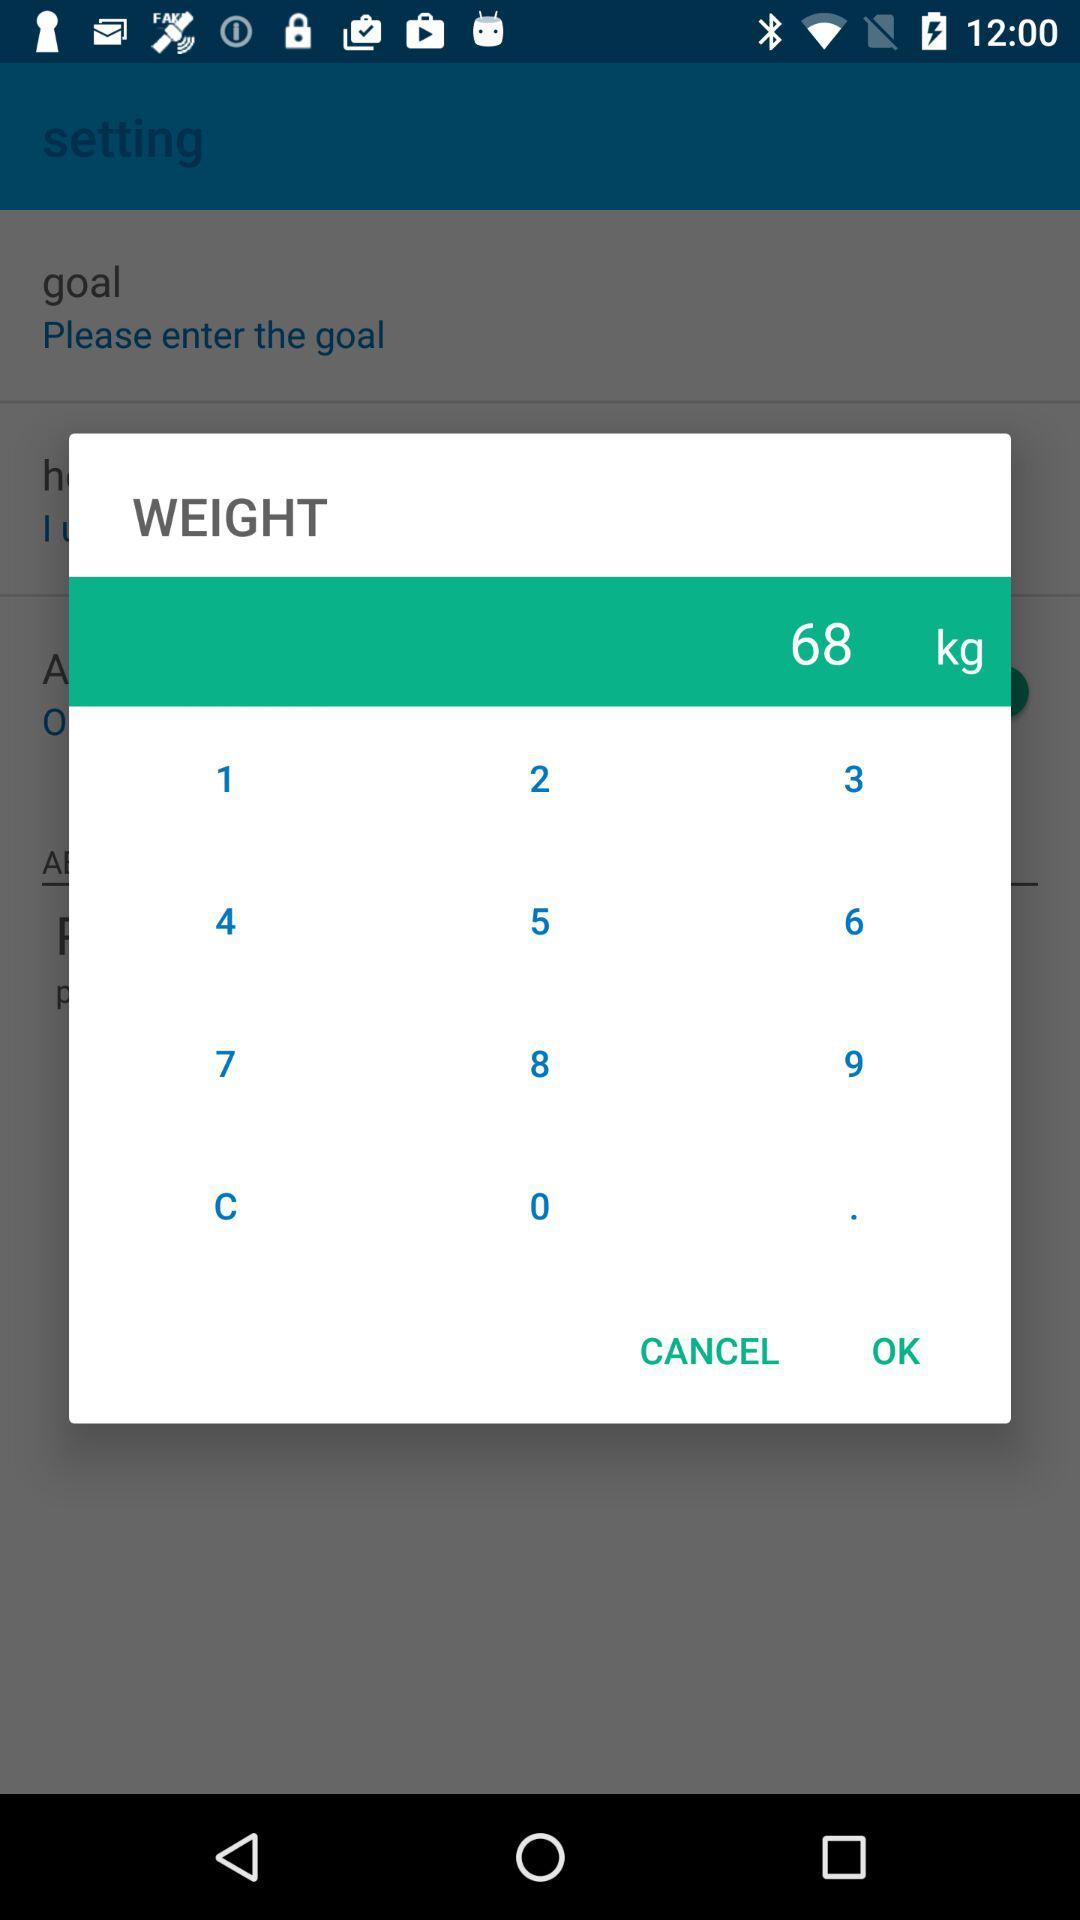 This screenshot has width=1080, height=1920. Describe the element at coordinates (708, 1349) in the screenshot. I see `the icon below 0 item` at that location.